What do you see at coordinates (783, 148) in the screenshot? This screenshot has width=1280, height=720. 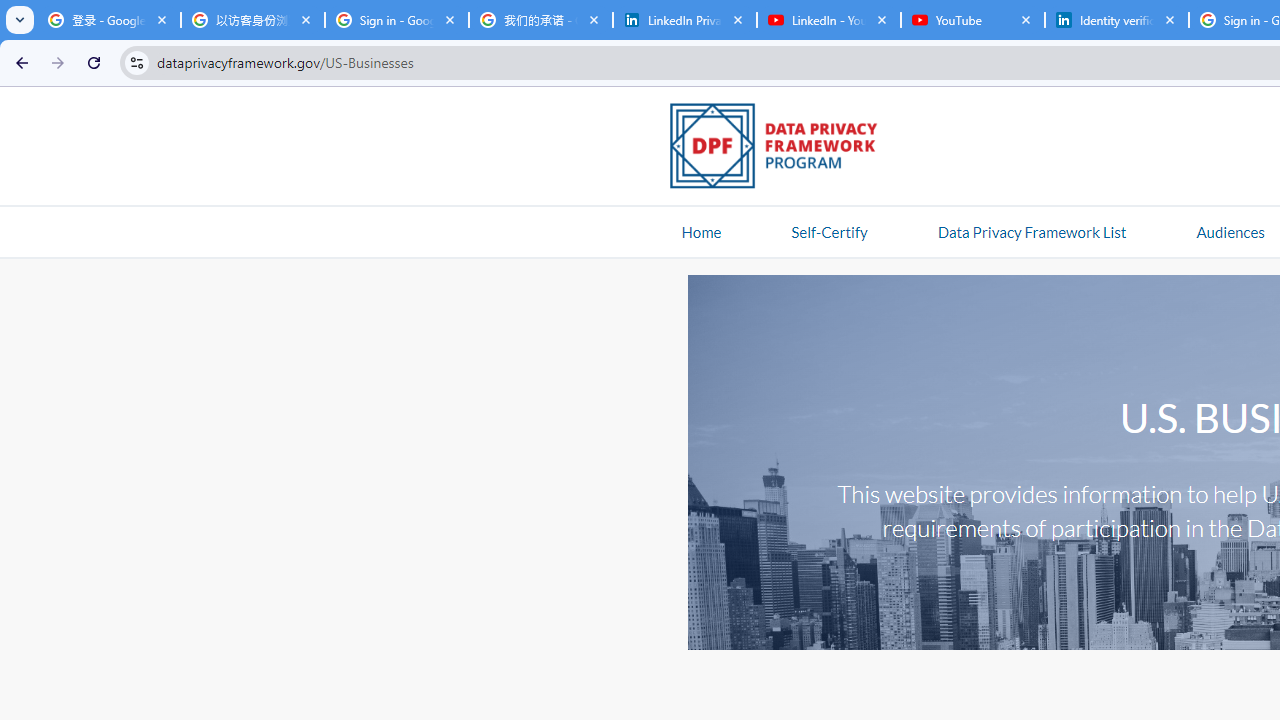 I see `'Data Privacy Framework Logo - Link to Homepage'` at bounding box center [783, 148].